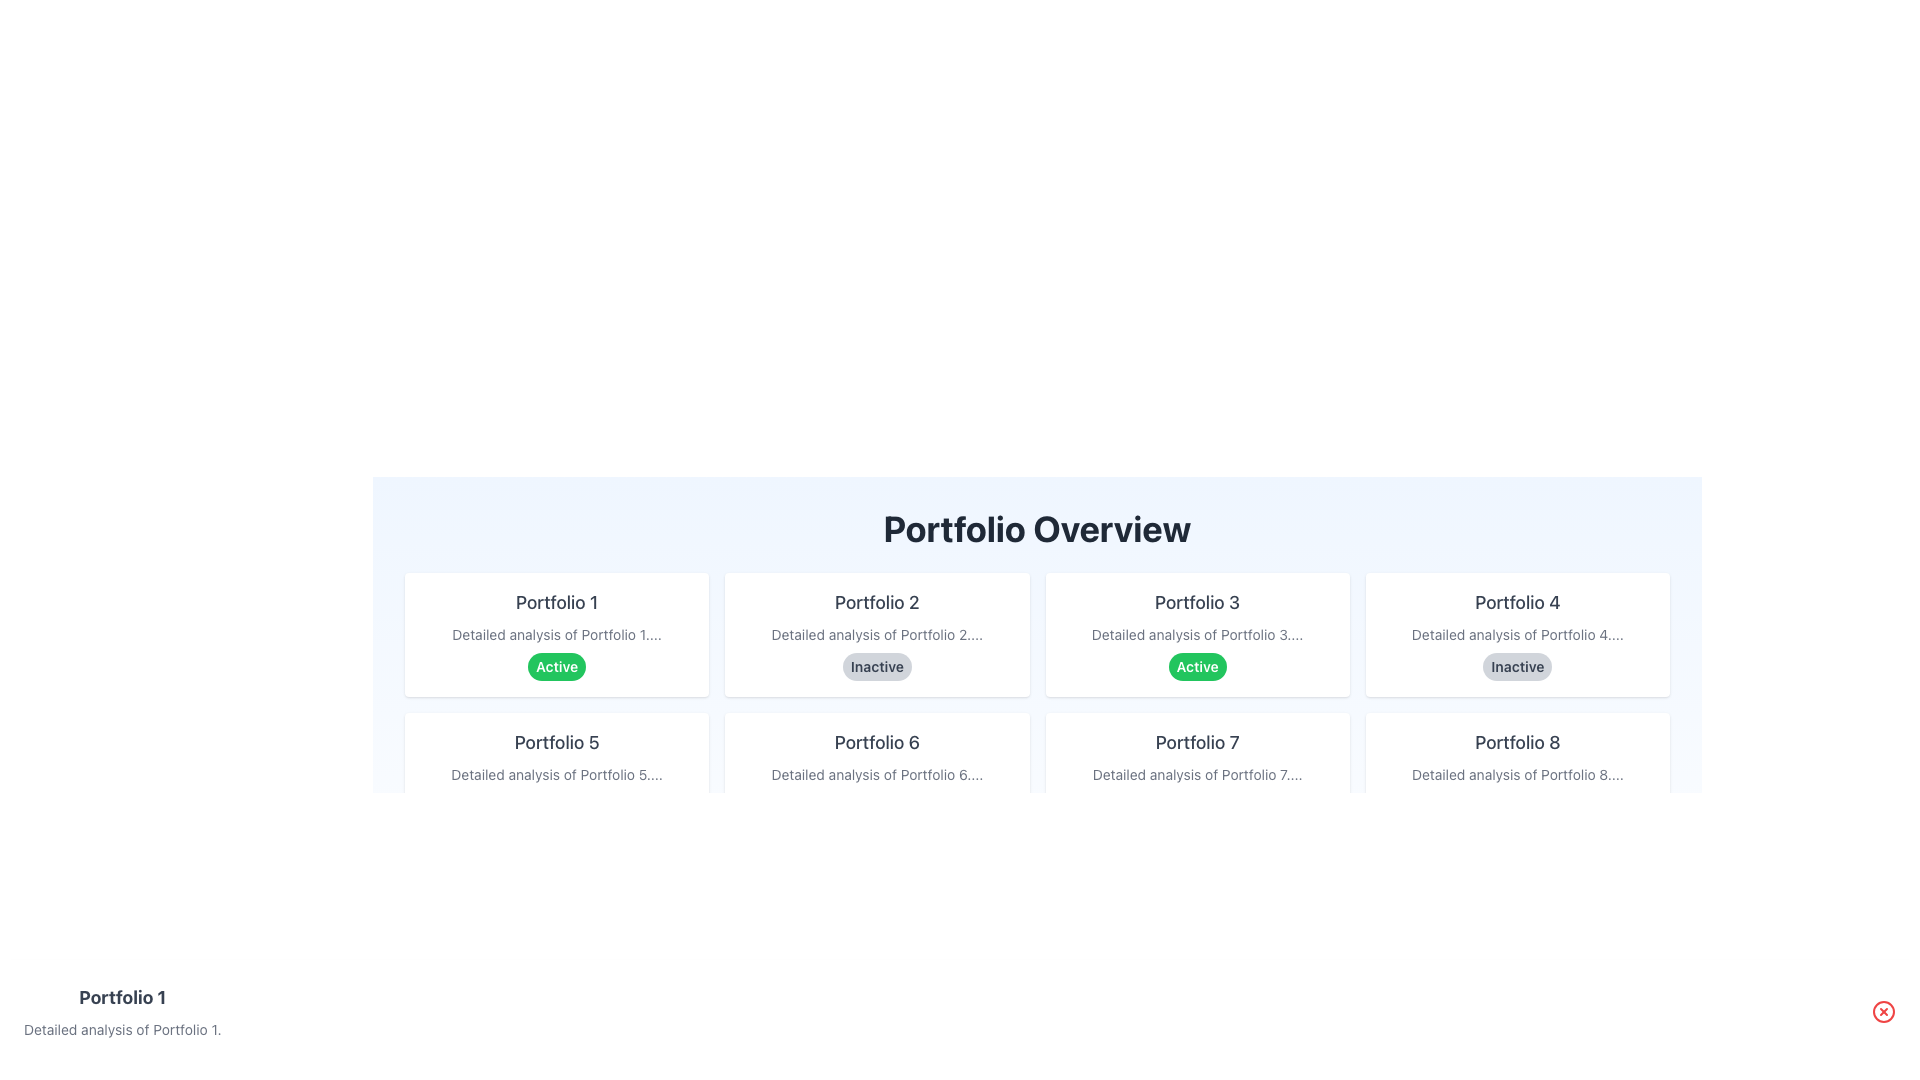  What do you see at coordinates (557, 743) in the screenshot?
I see `the text 'Portfolio 5' which is styled with a medium font weight and dark gray color, located in the first column of the second row in the grid` at bounding box center [557, 743].